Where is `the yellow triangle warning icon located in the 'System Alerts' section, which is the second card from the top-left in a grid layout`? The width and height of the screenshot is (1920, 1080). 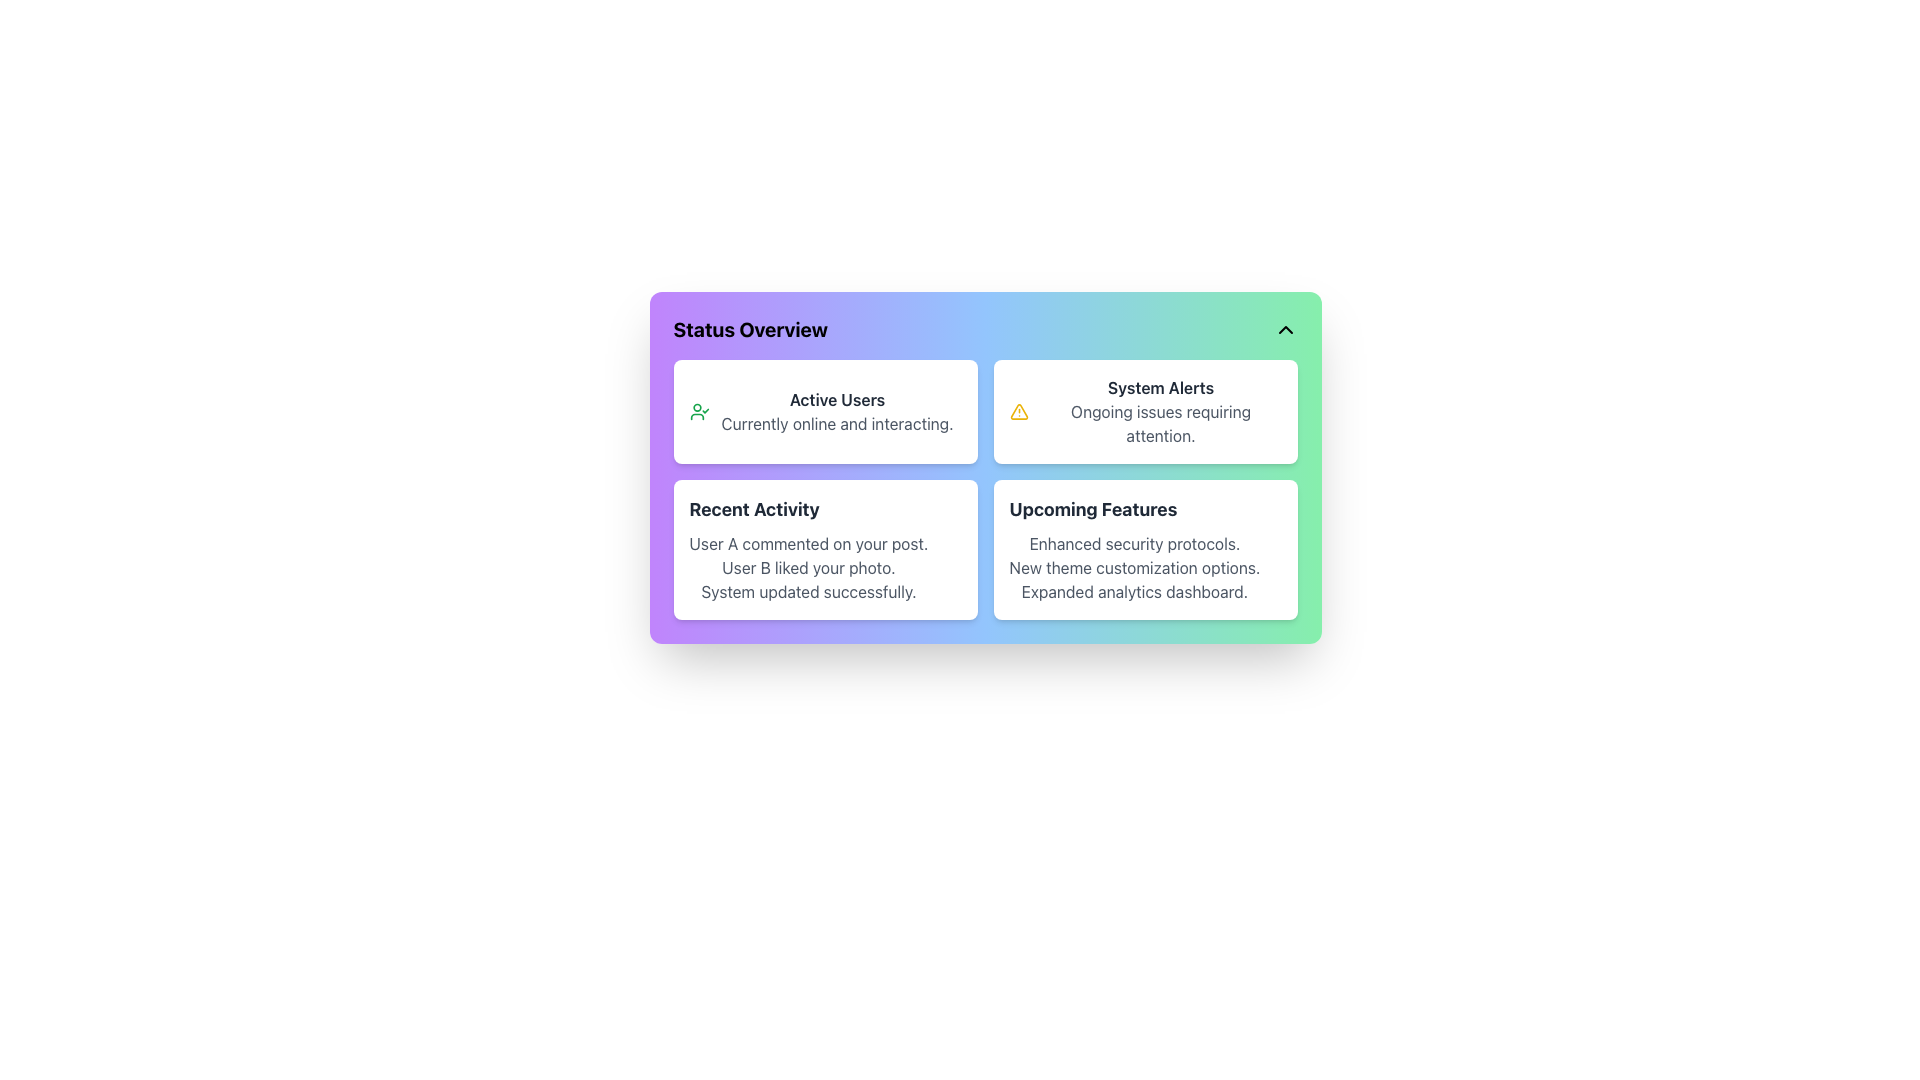 the yellow triangle warning icon located in the 'System Alerts' section, which is the second card from the top-left in a grid layout is located at coordinates (1018, 411).